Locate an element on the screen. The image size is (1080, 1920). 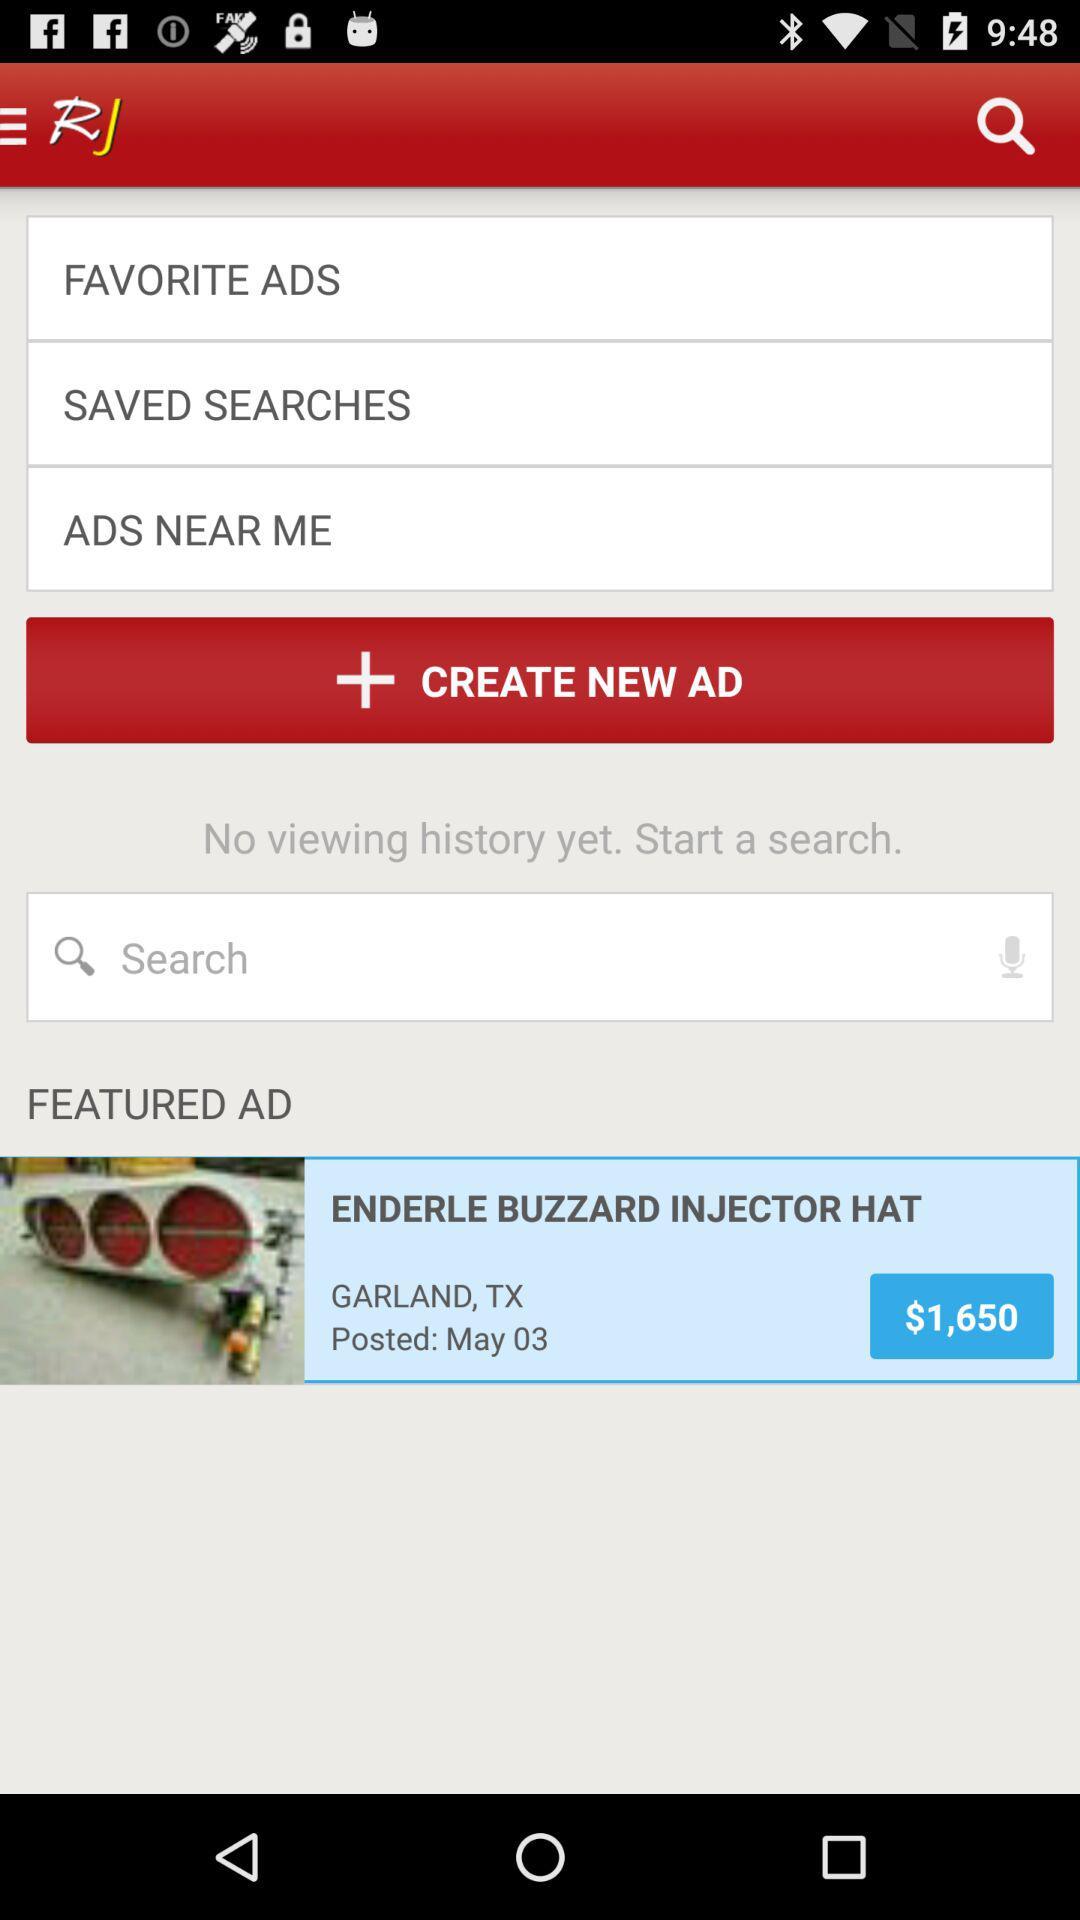
the posted: may 03 icon is located at coordinates (586, 1337).